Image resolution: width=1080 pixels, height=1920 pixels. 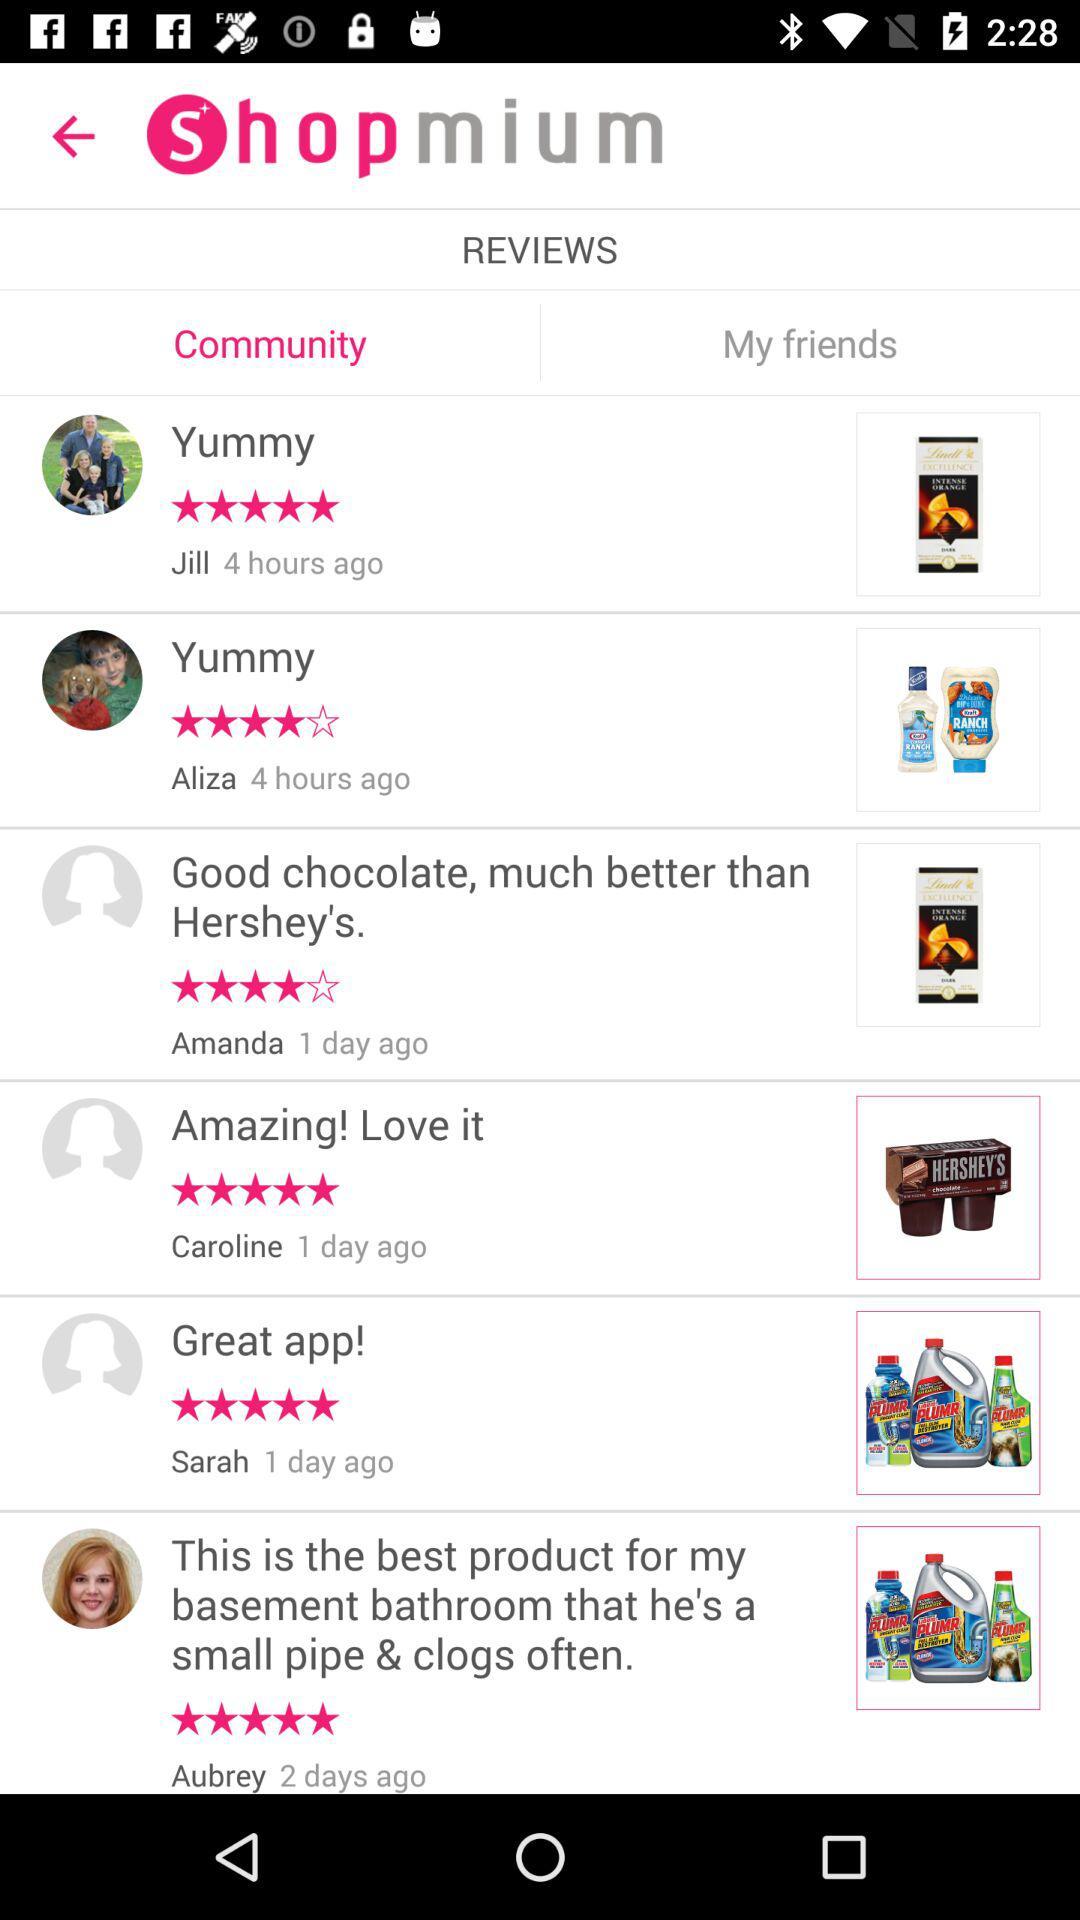 What do you see at coordinates (92, 894) in the screenshot?
I see `the profile icon in the third block` at bounding box center [92, 894].